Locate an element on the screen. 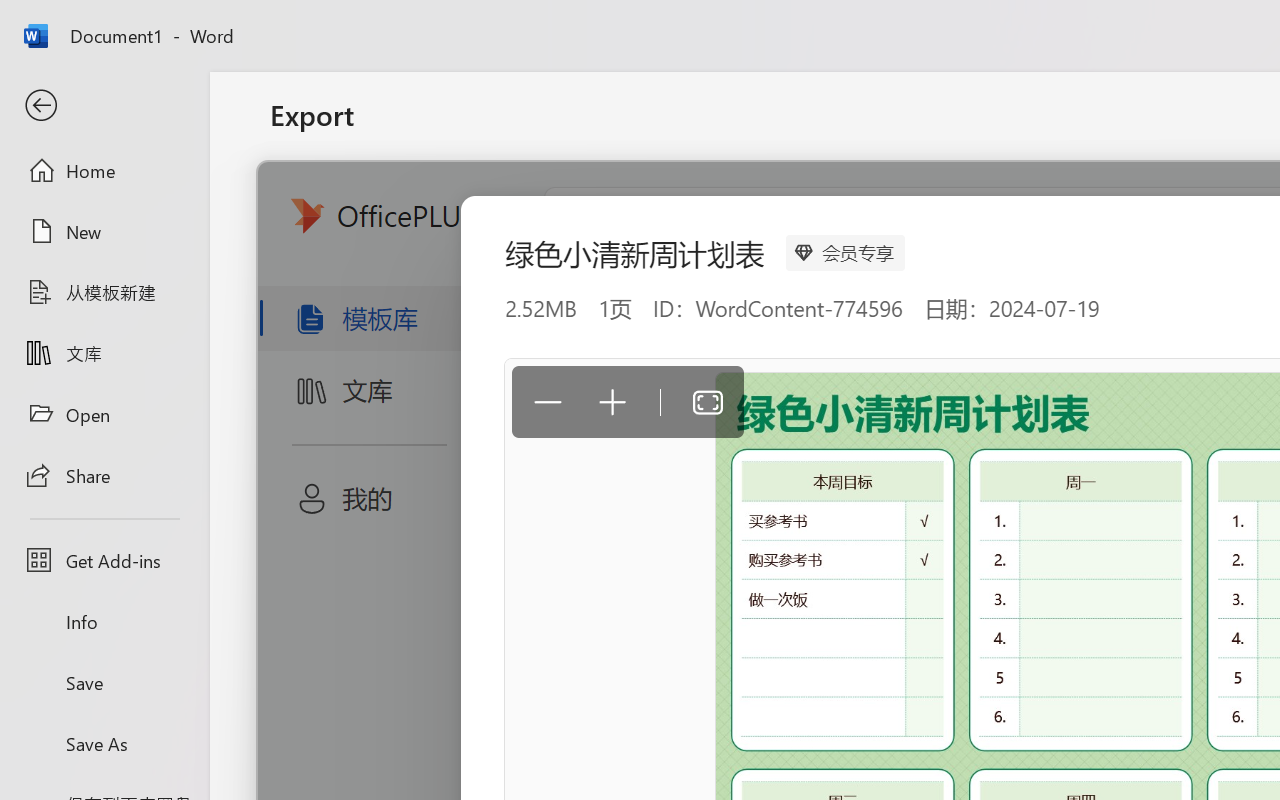 Image resolution: width=1280 pixels, height=800 pixels. 'Back' is located at coordinates (103, 105).